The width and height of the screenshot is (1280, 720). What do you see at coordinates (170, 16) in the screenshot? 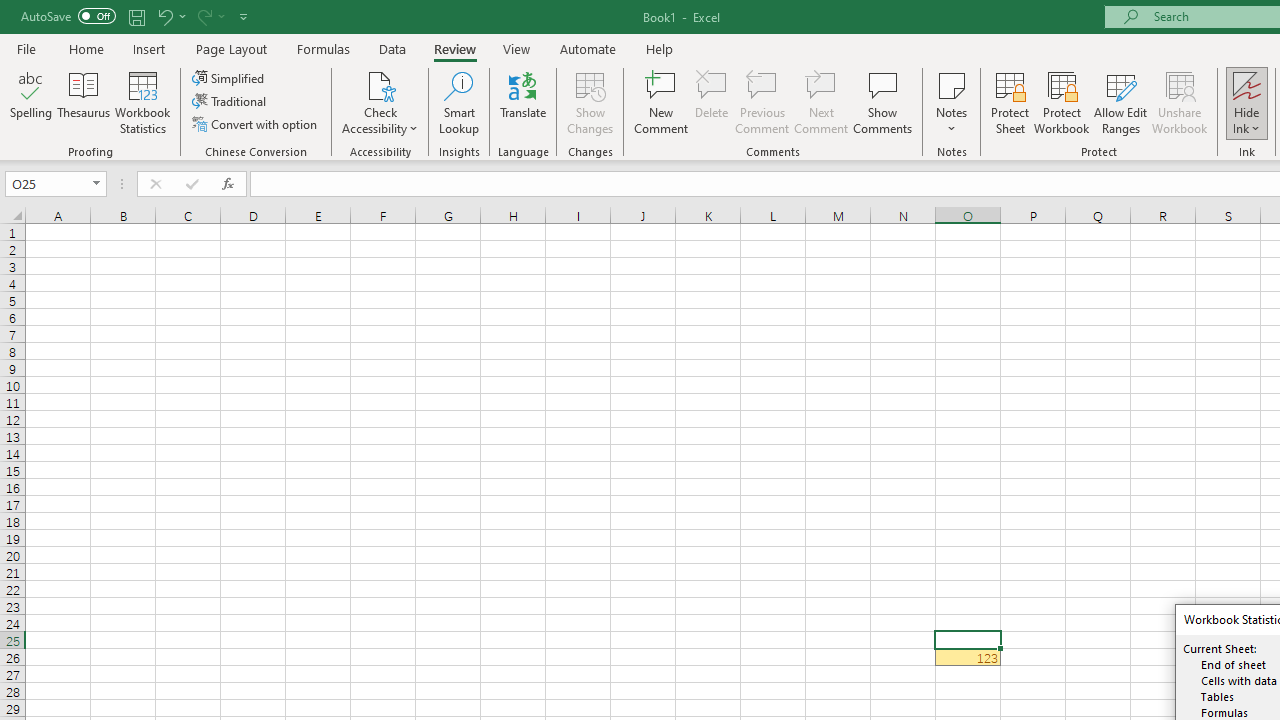
I see `'Undo'` at bounding box center [170, 16].